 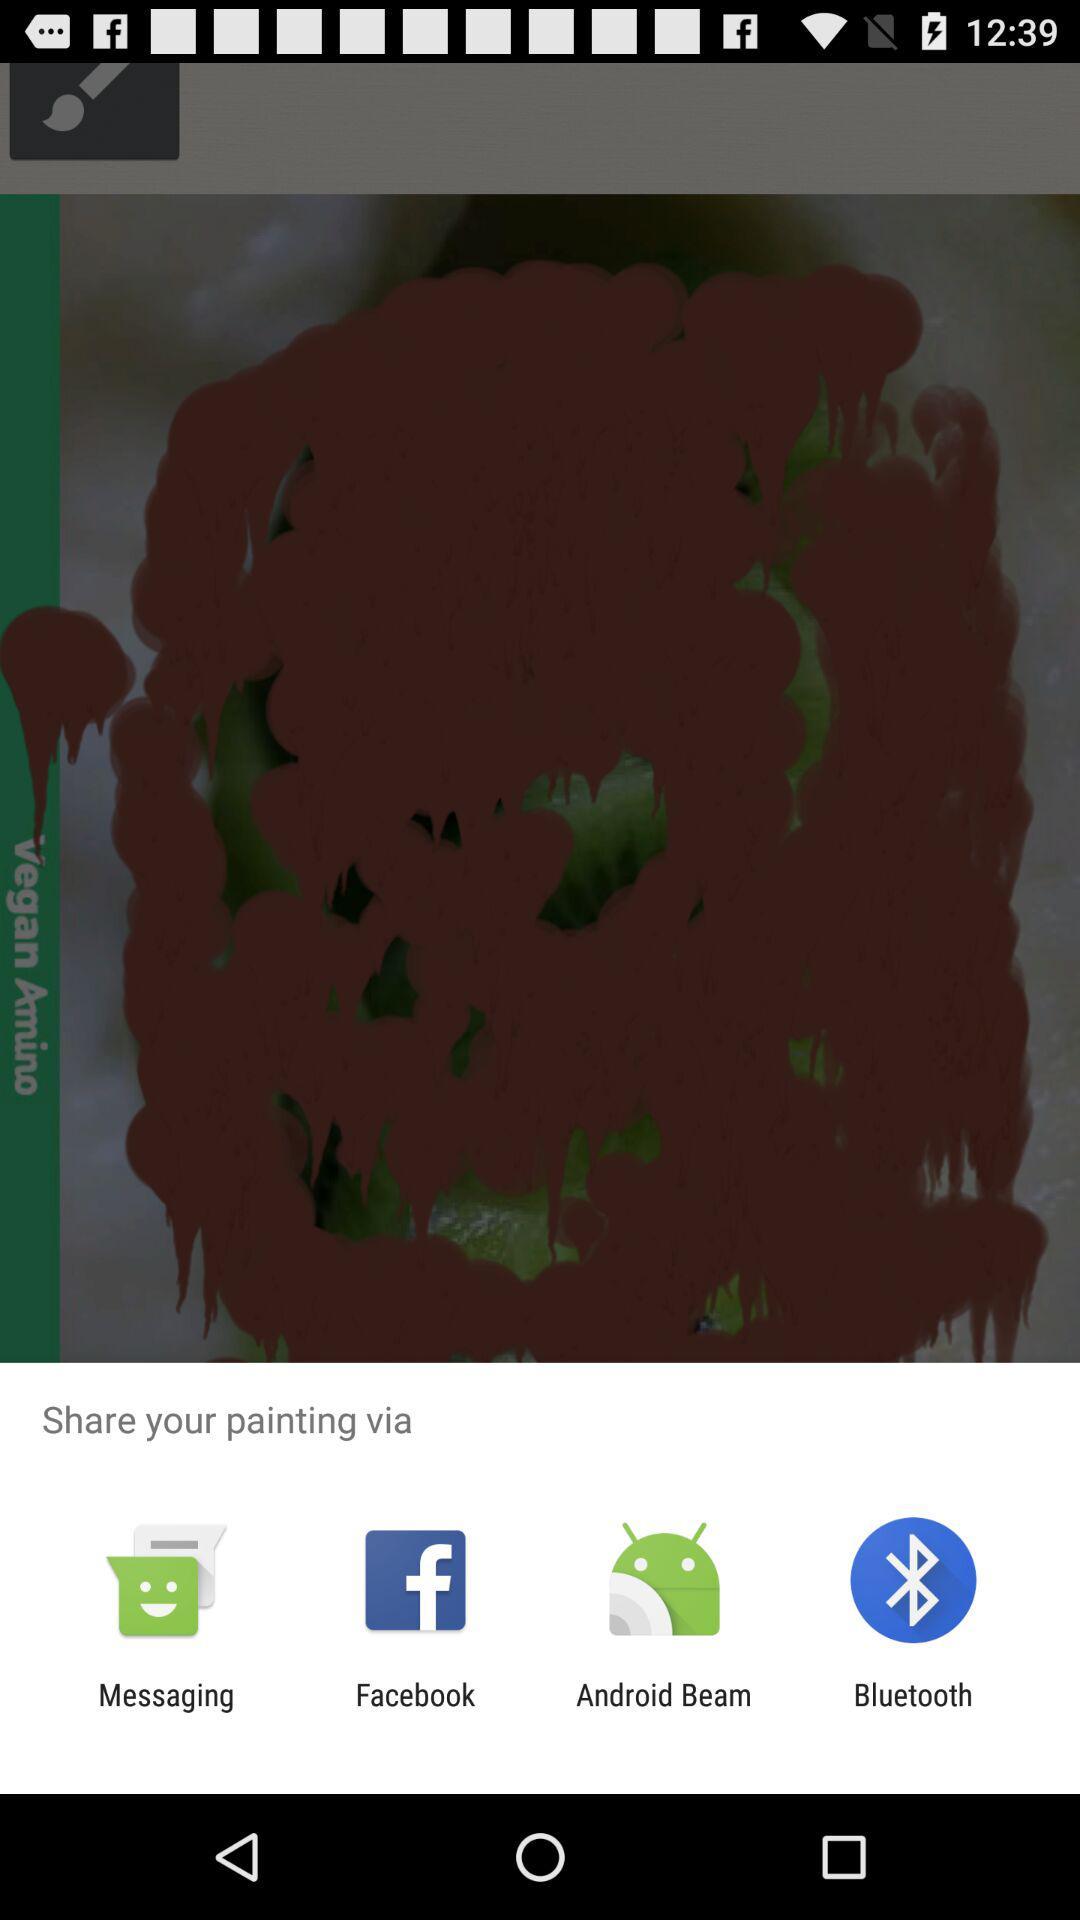 I want to click on item next to messaging icon, so click(x=414, y=1711).